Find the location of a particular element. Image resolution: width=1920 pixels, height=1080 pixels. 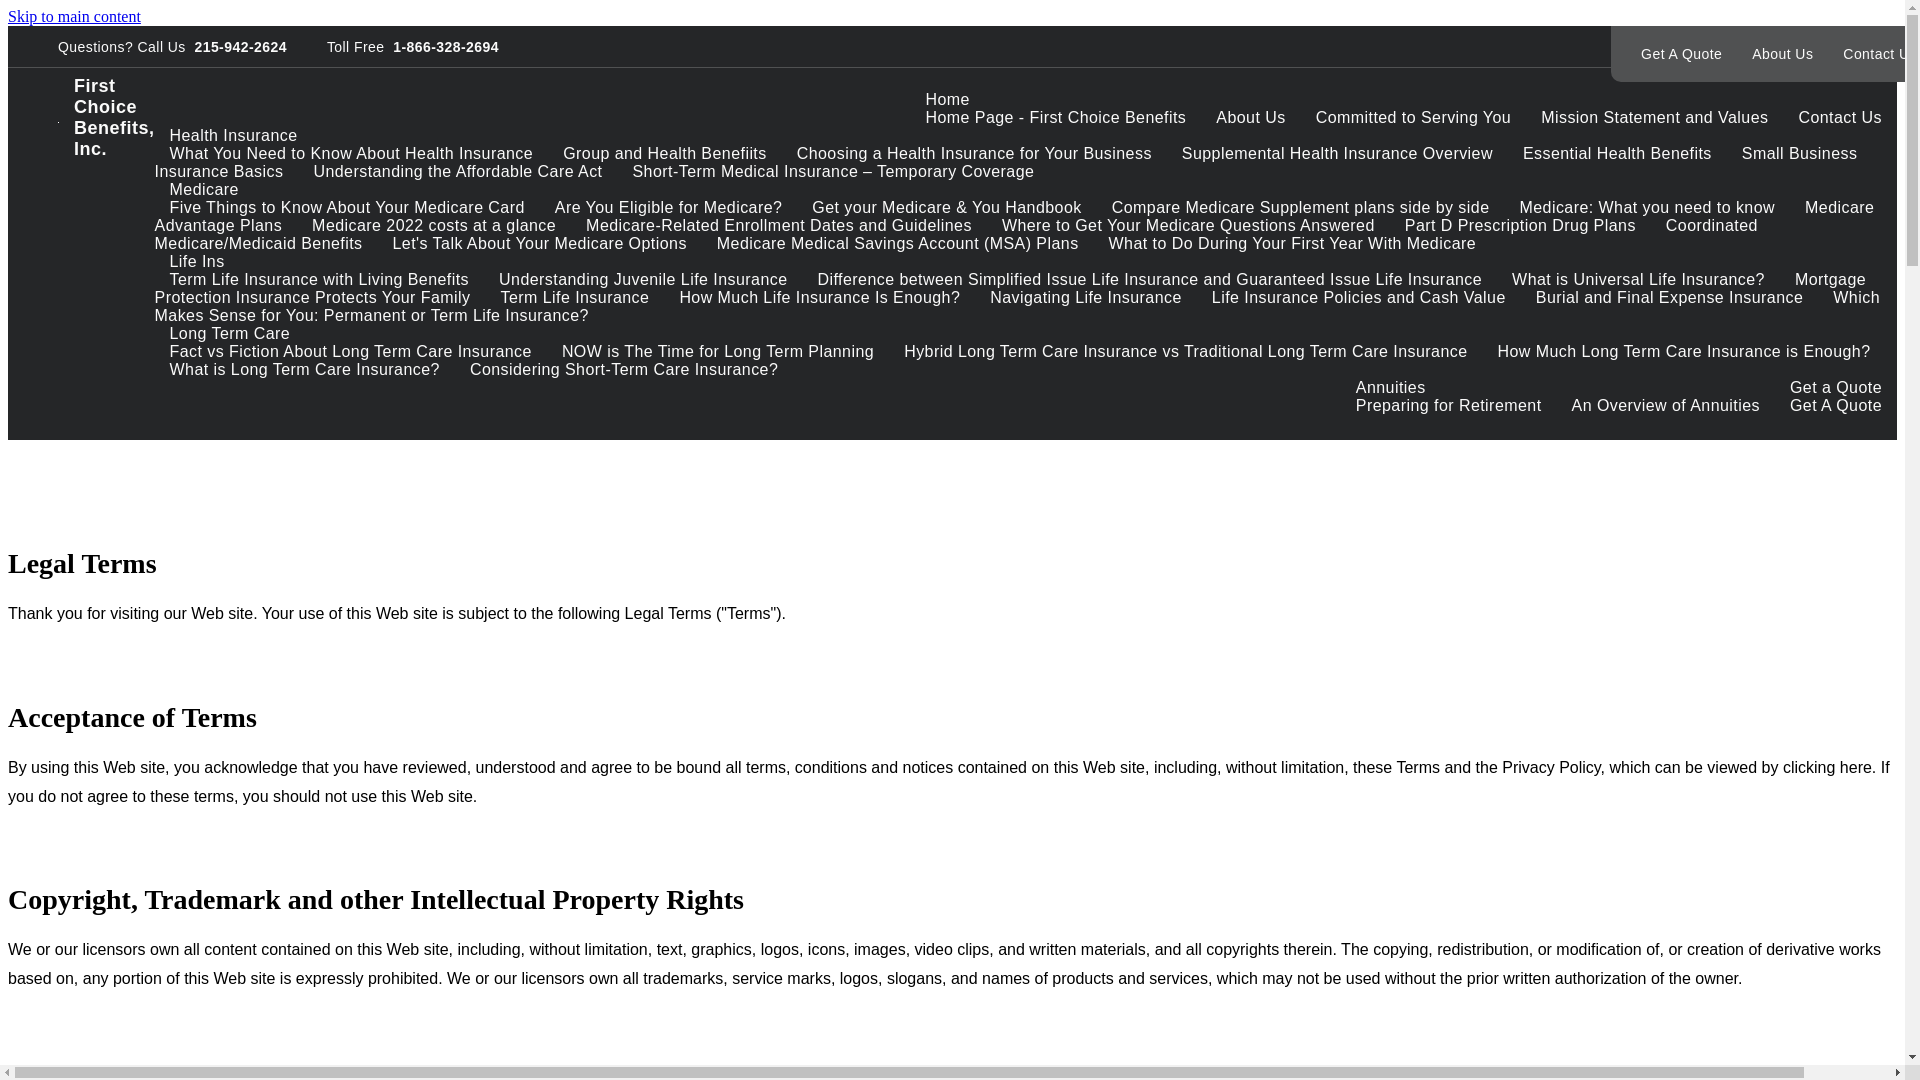

'What to Do During Your First Year With Medicare' is located at coordinates (1292, 242).